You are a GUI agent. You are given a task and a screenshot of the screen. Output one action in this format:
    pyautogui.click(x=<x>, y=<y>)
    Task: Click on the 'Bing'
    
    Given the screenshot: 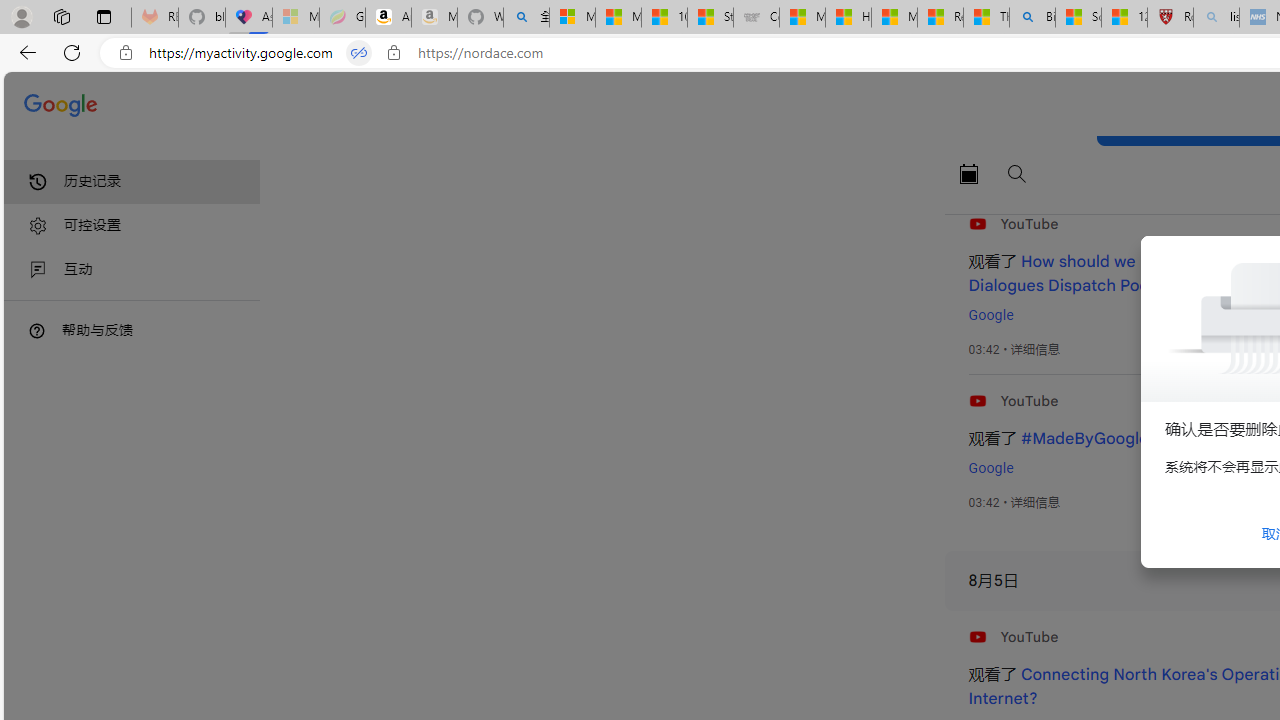 What is the action you would take?
    pyautogui.click(x=1032, y=17)
    